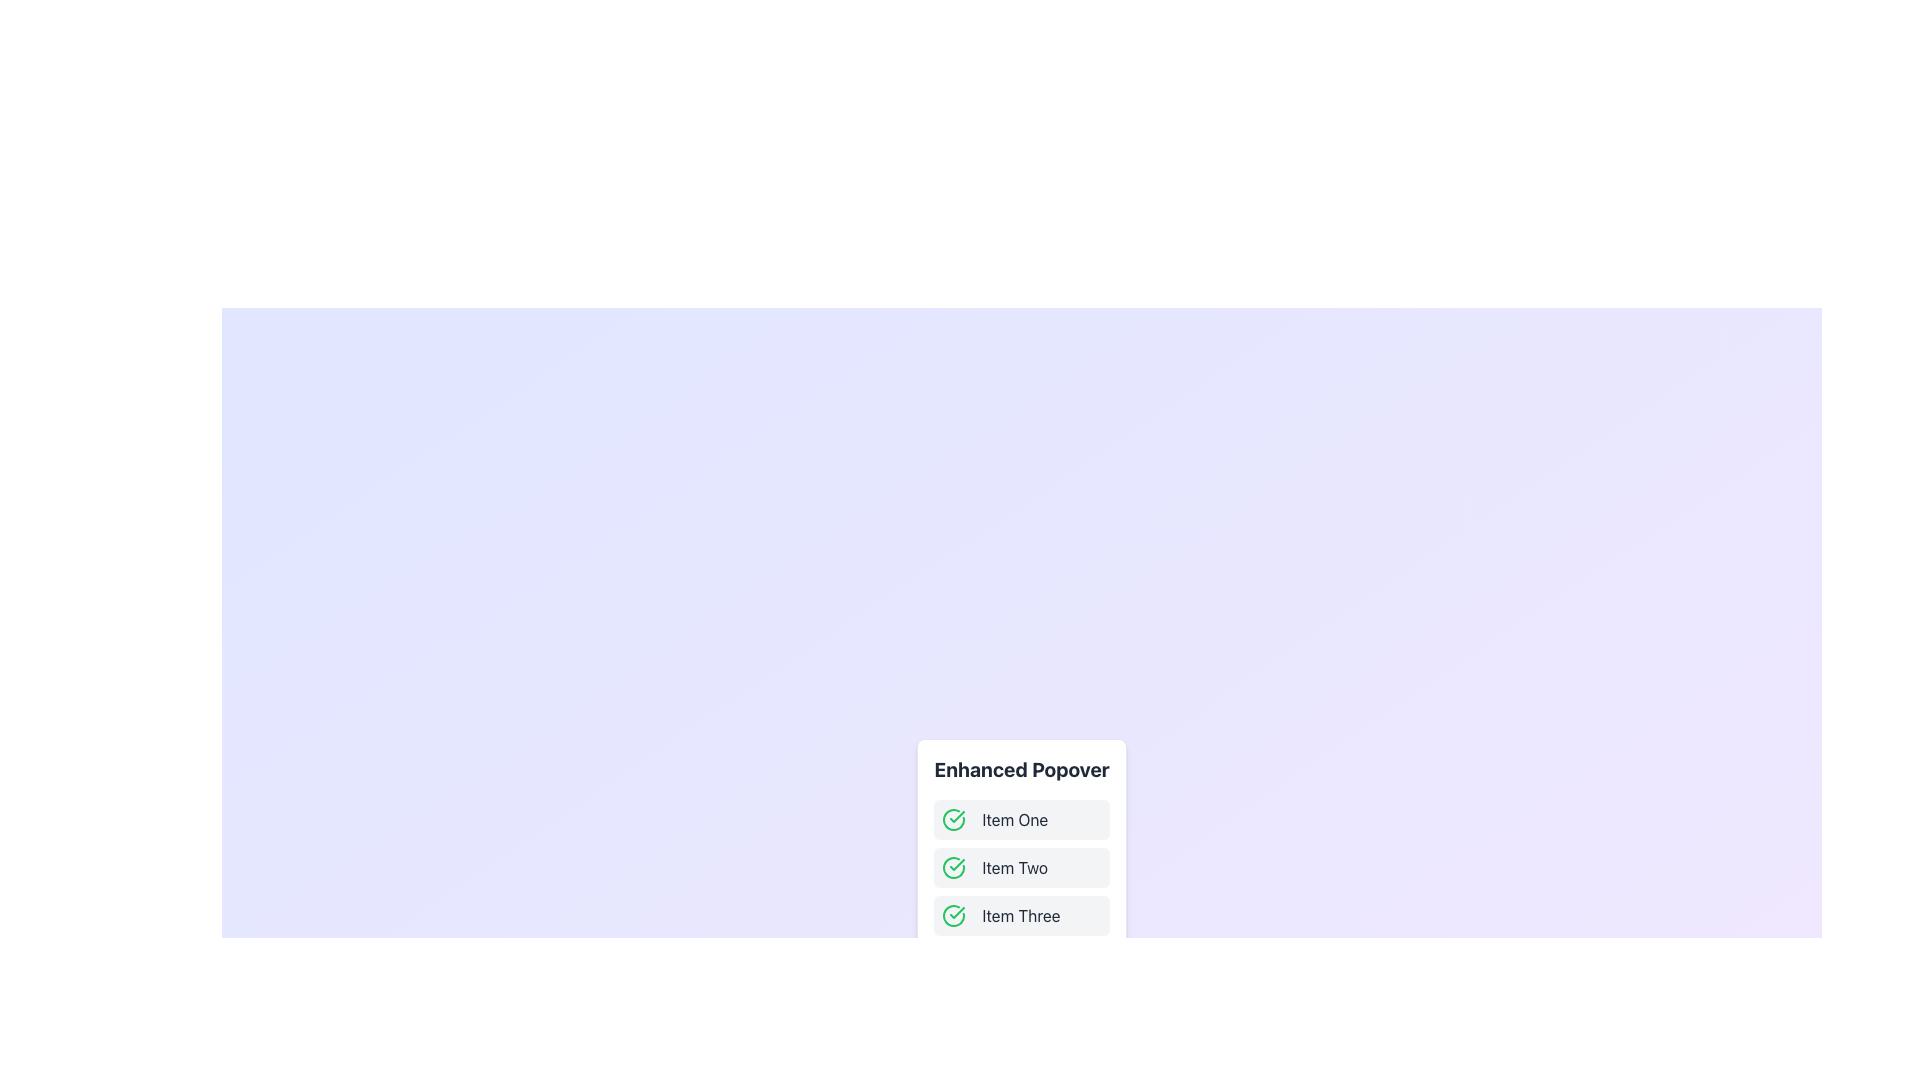  What do you see at coordinates (1015, 866) in the screenshot?
I see `the second text label 'Item Two' in the list to trigger a tooltip or highlight` at bounding box center [1015, 866].